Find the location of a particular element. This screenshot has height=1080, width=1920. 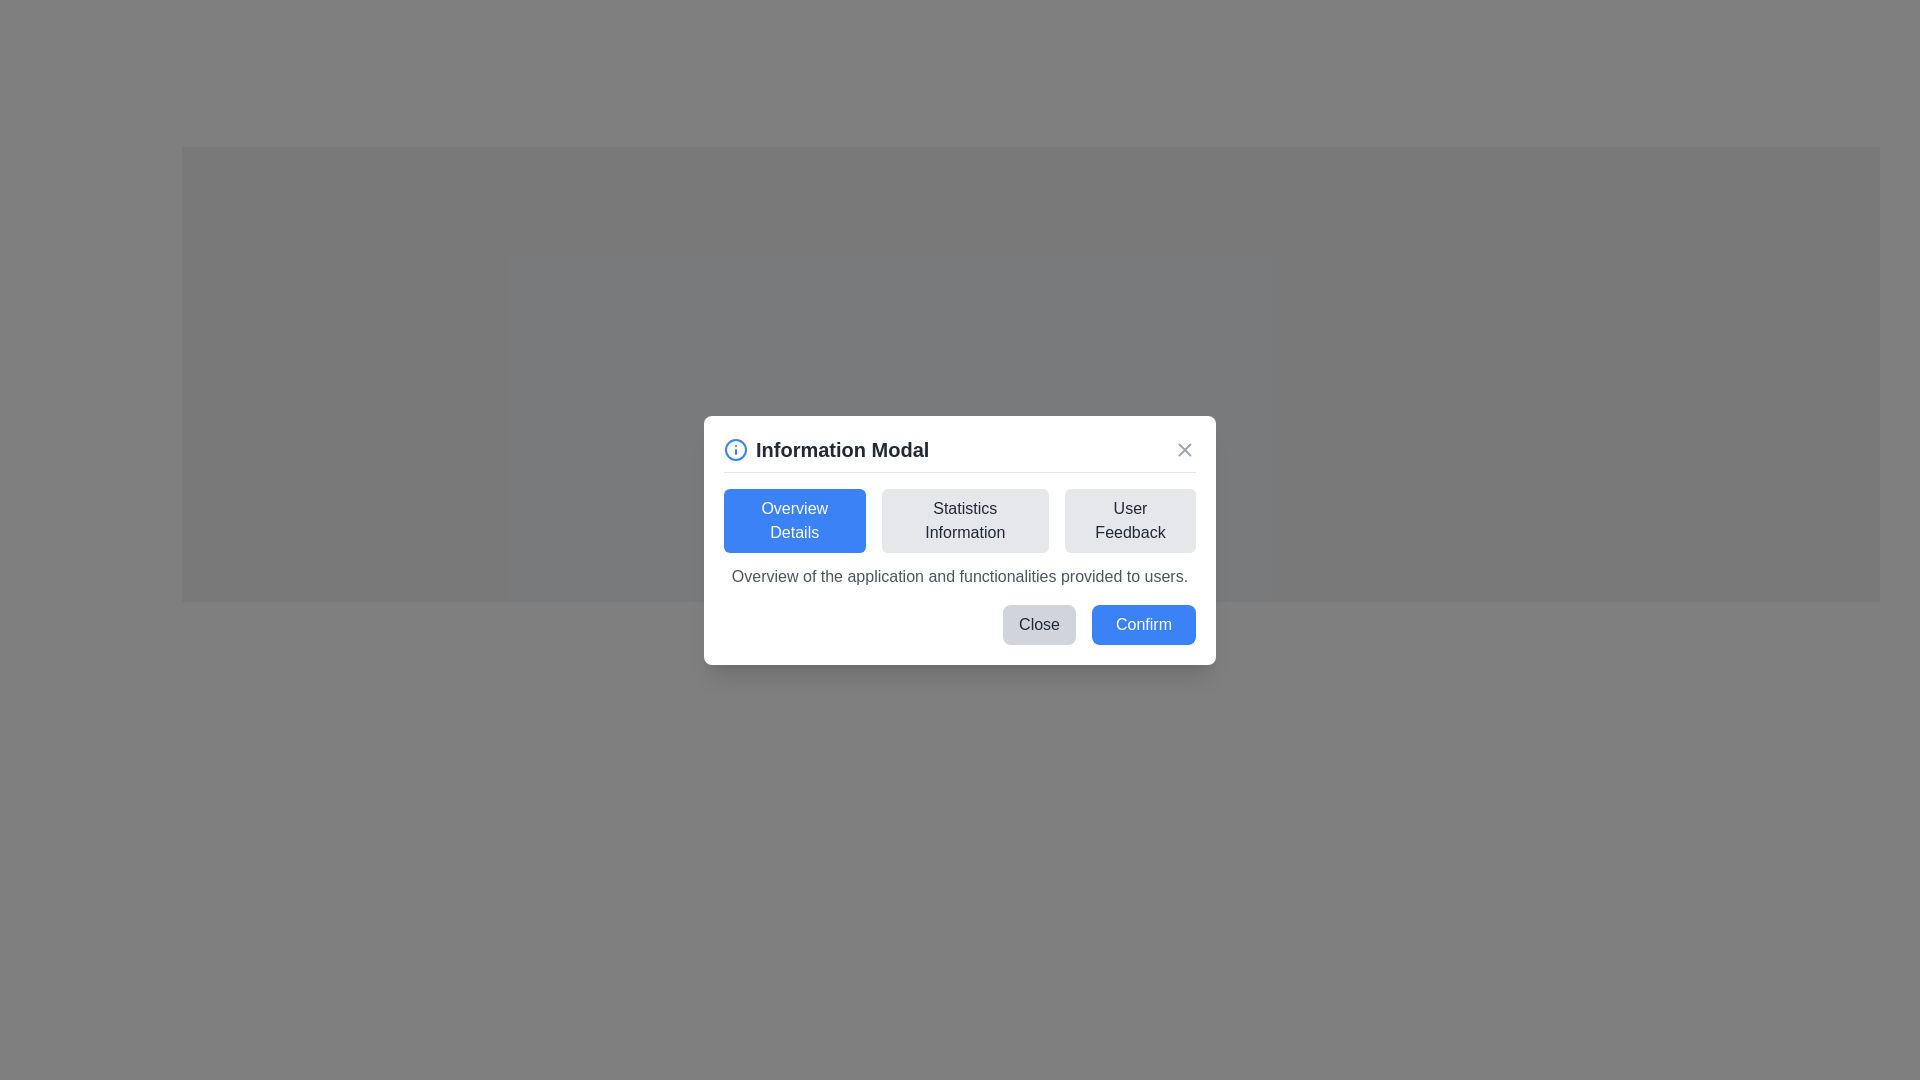

static text label located centrally within the modal dialog box, positioned directly below the buttons 'Overview Details', 'Statistics Information', and 'User Feedback' is located at coordinates (960, 575).